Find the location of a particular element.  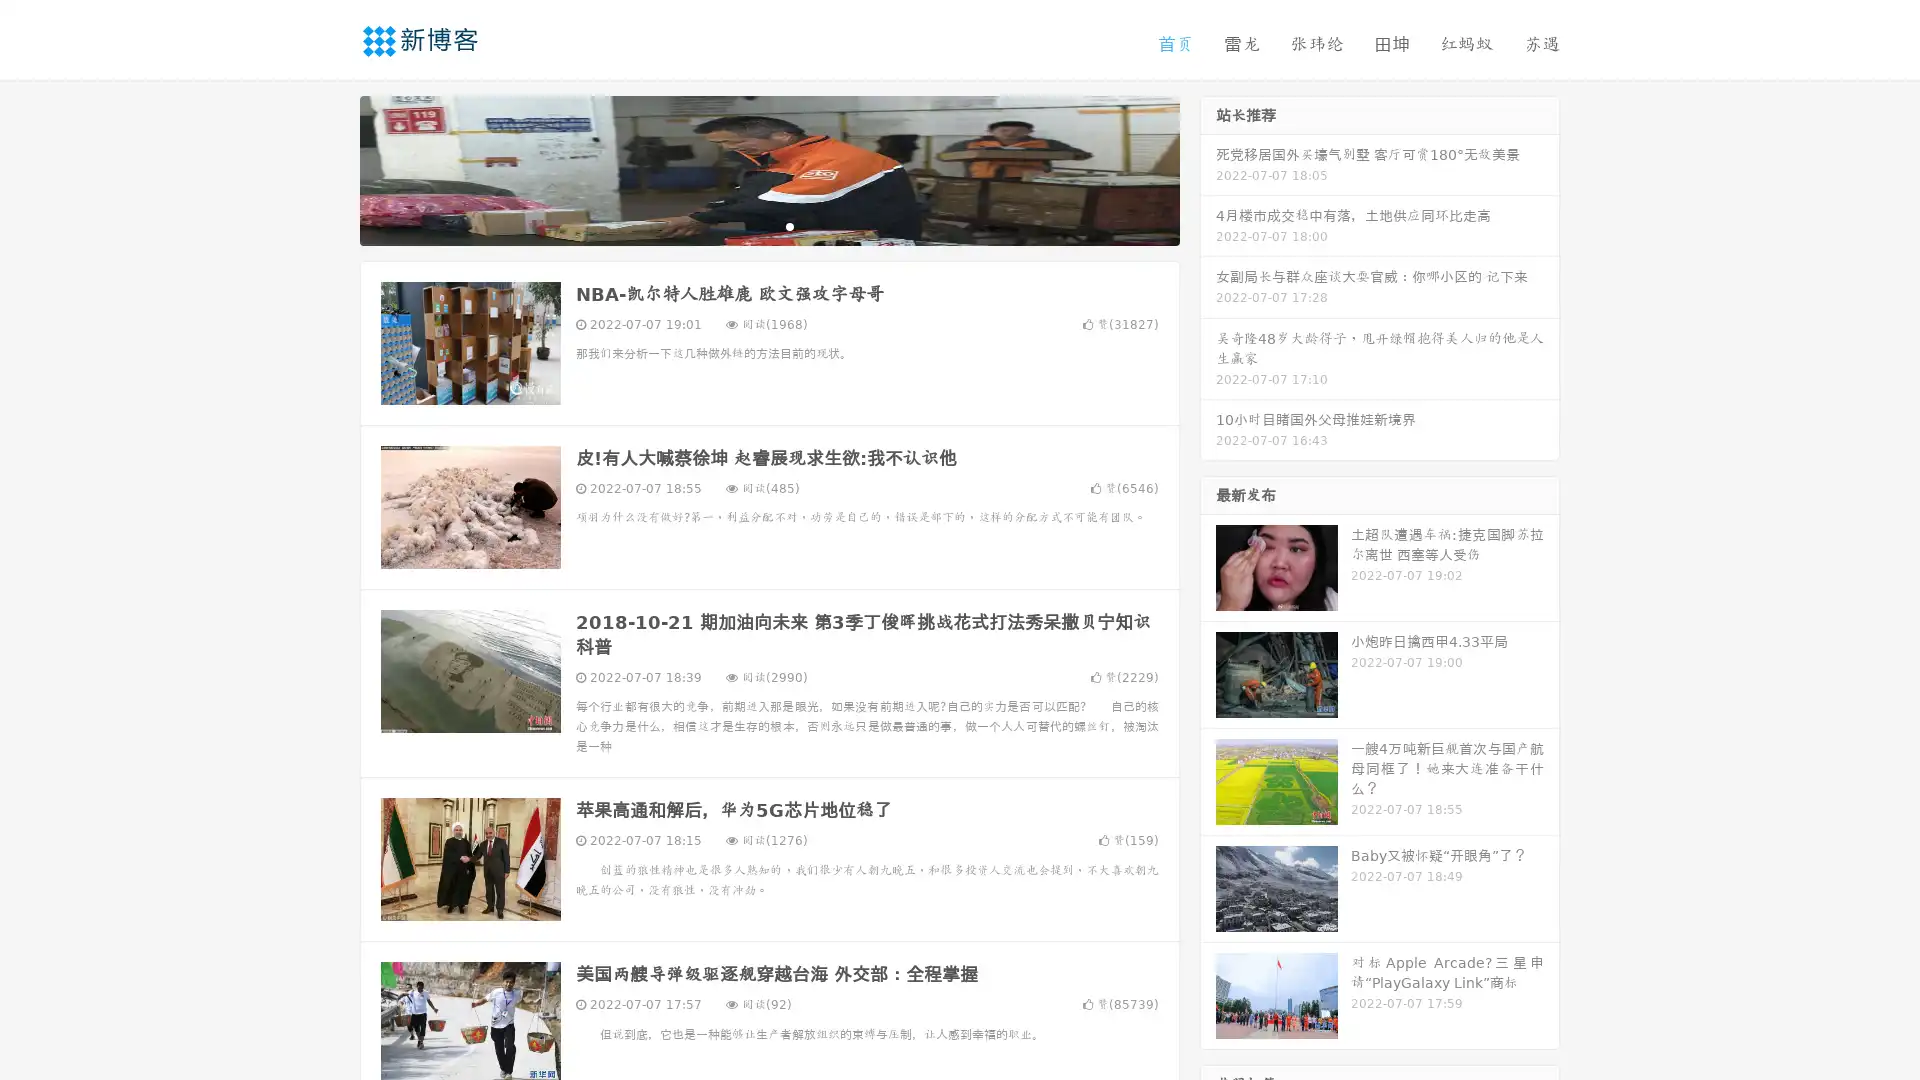

Next slide is located at coordinates (1208, 168).